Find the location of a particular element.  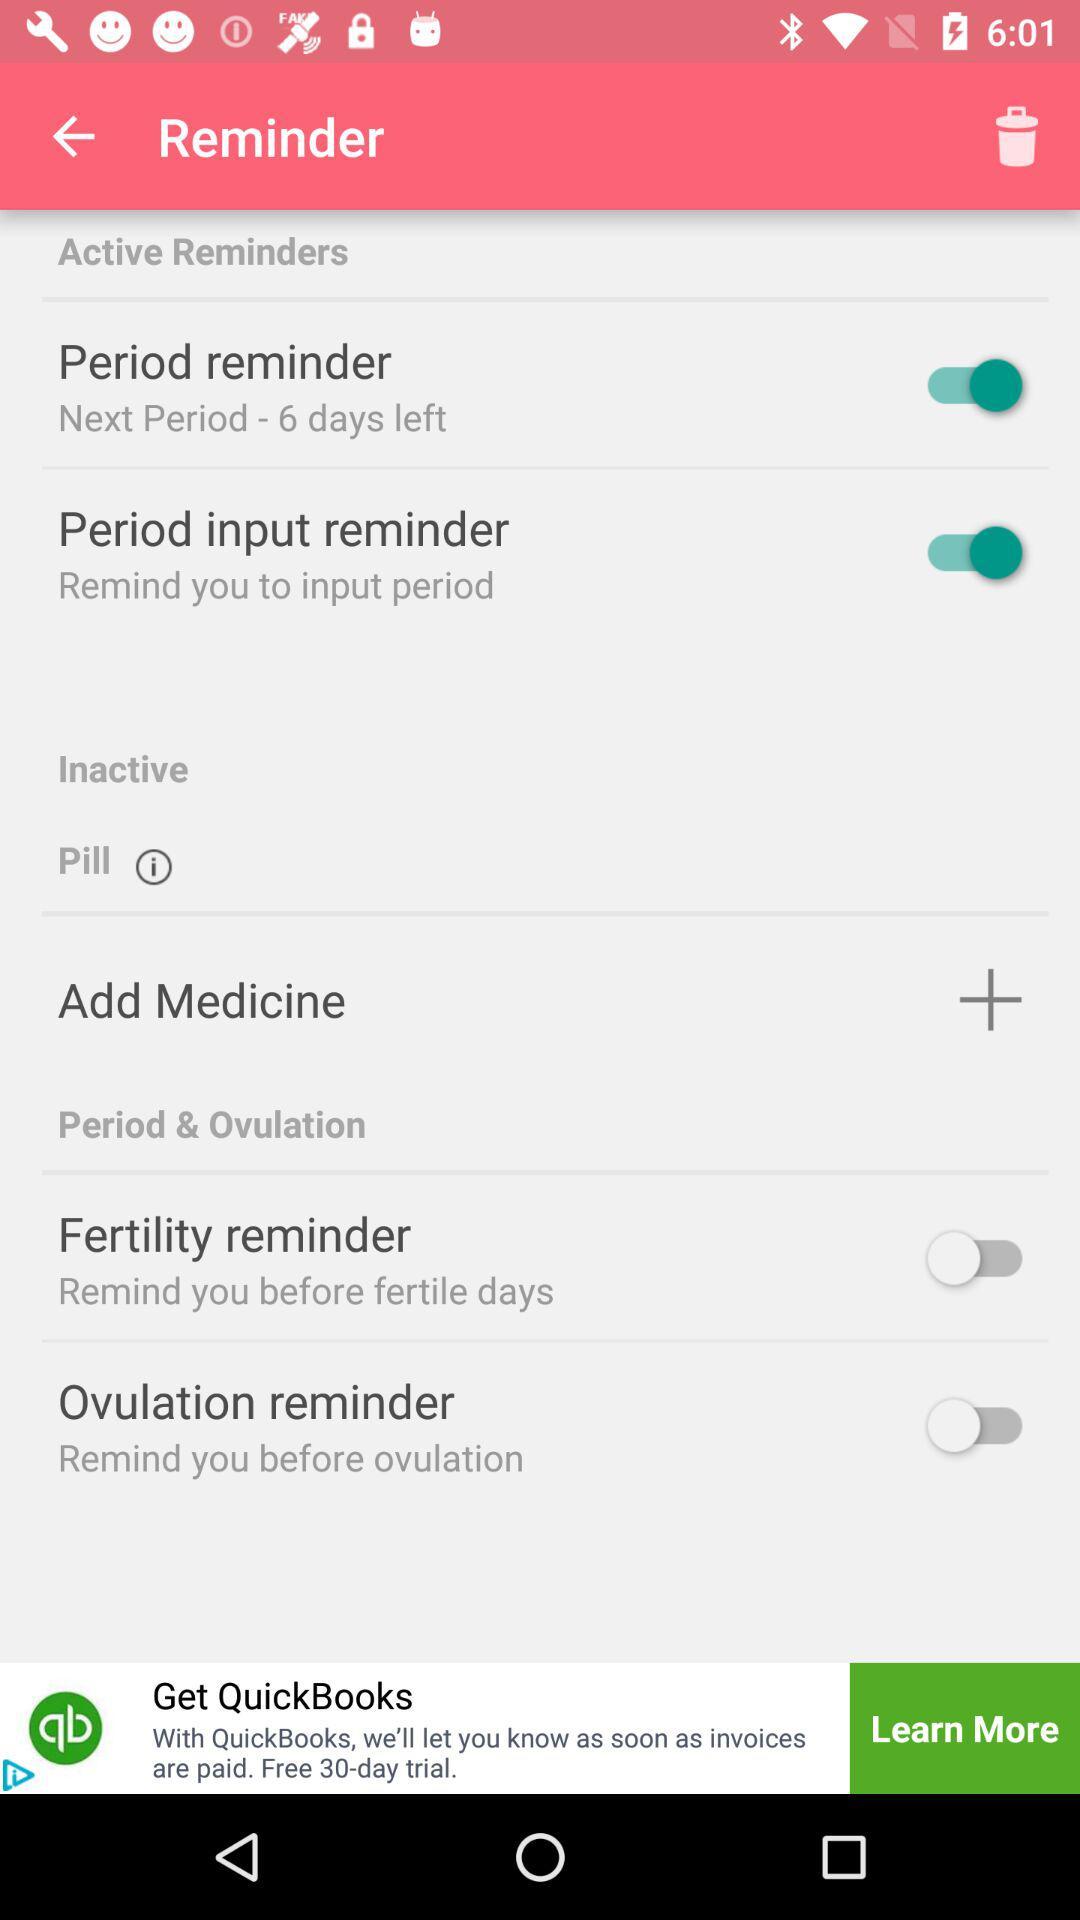

the play icon is located at coordinates (18, 1775).